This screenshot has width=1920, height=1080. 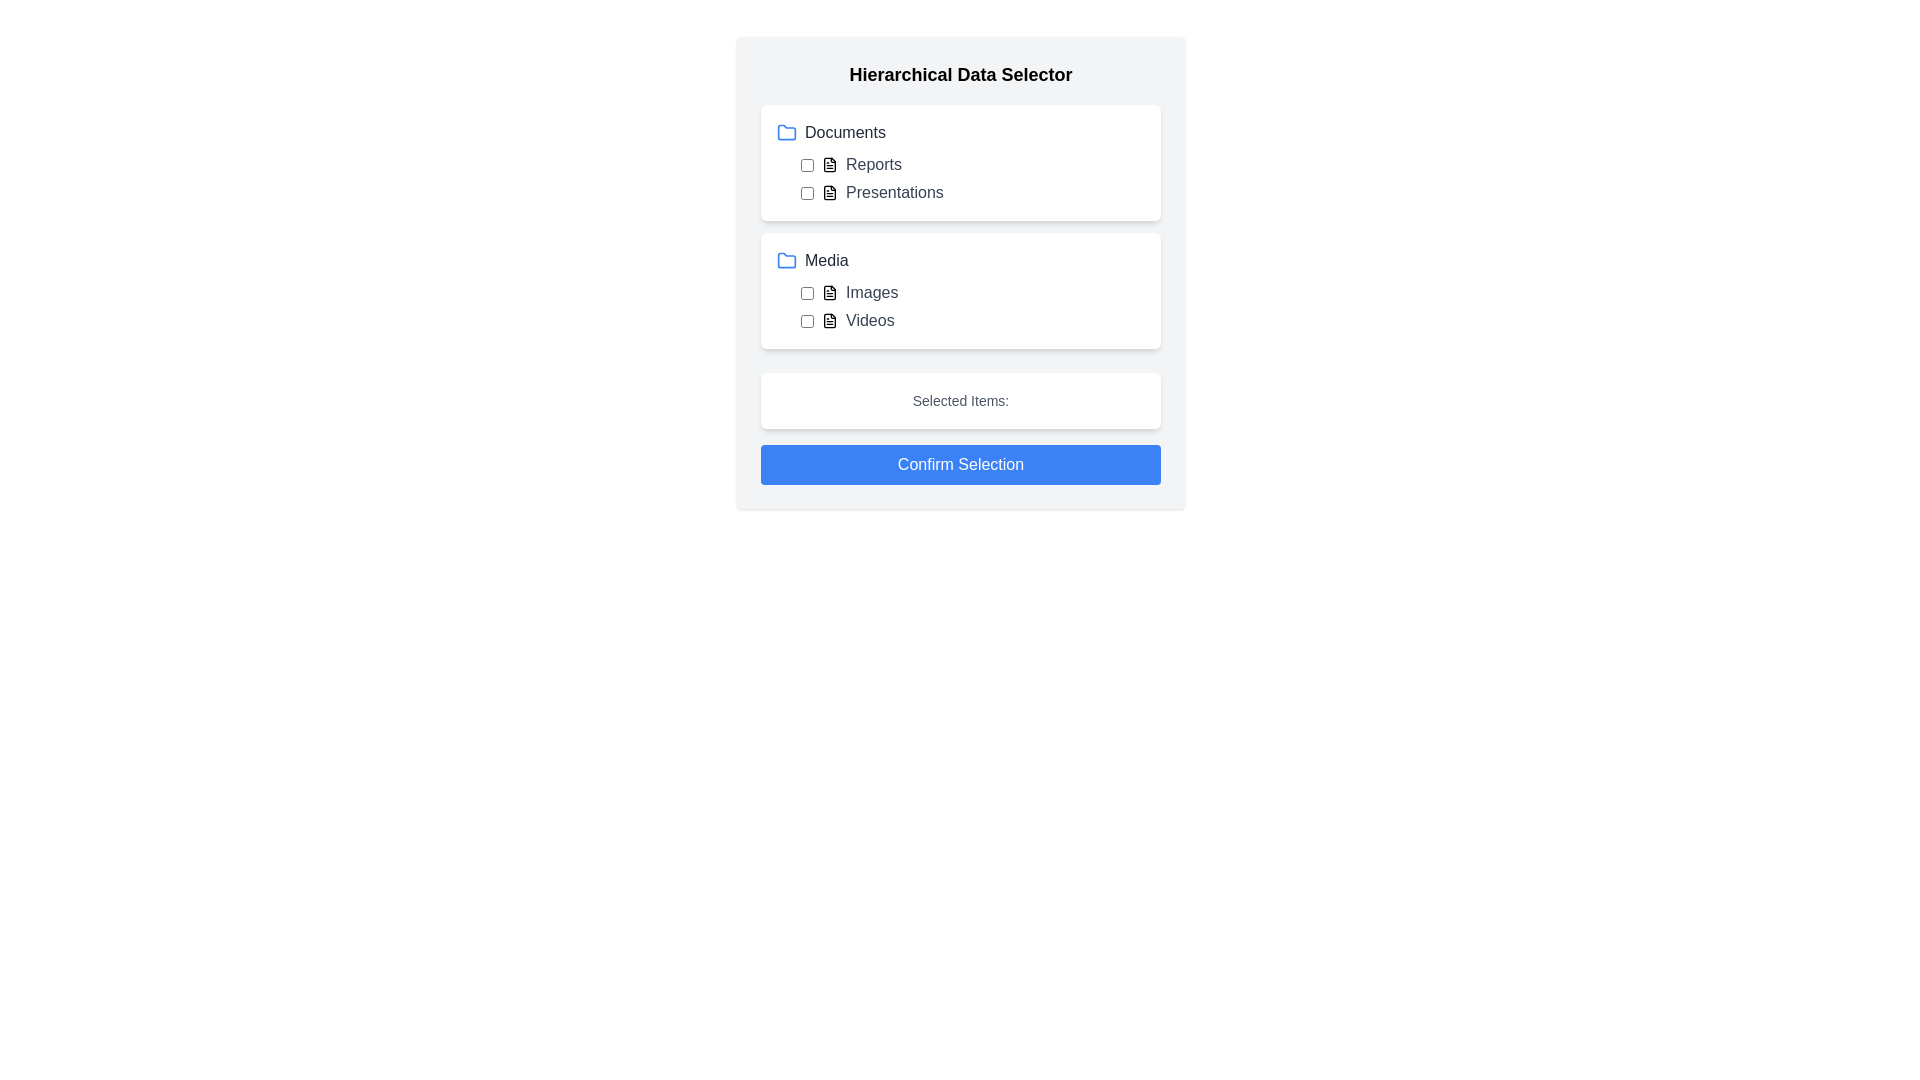 What do you see at coordinates (830, 293) in the screenshot?
I see `the document icon with a stroke-based appearance located in the 'Media' section, next to the 'Images' label` at bounding box center [830, 293].